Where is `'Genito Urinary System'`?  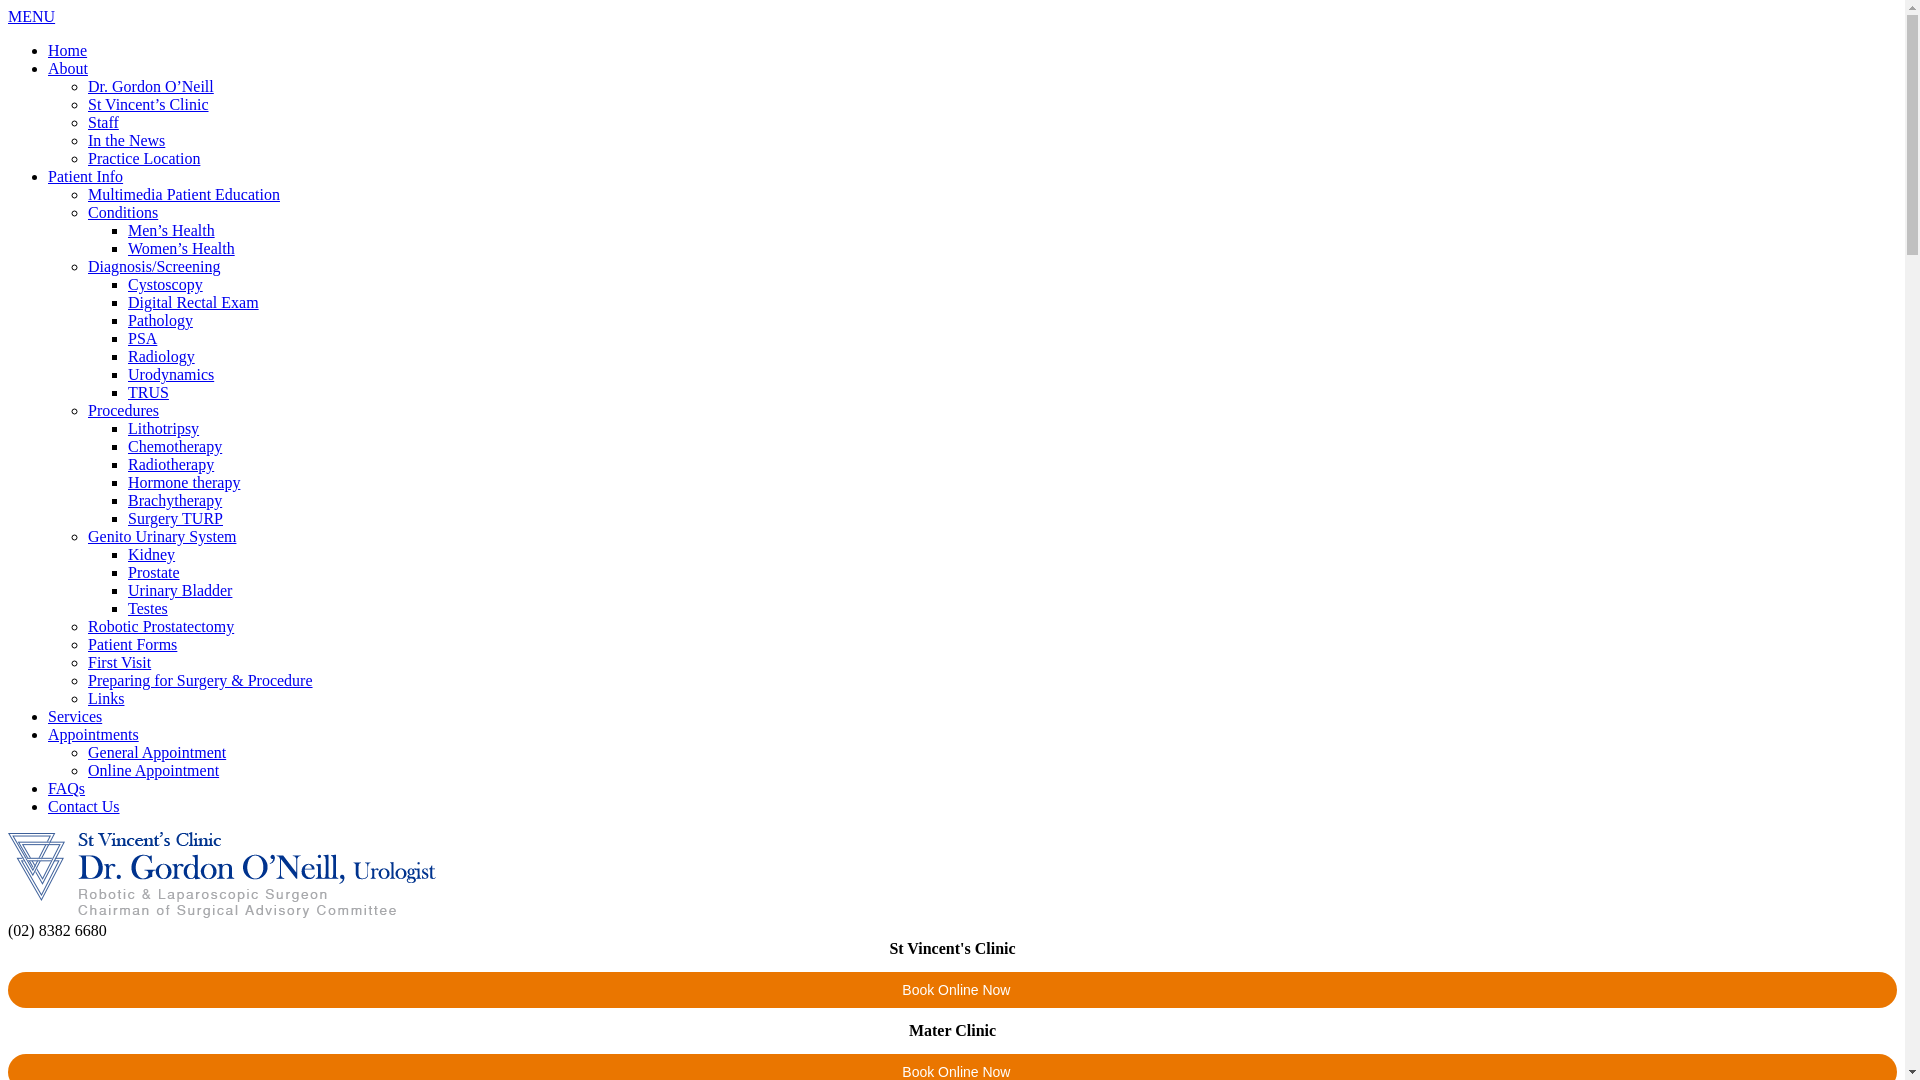
'Genito Urinary System' is located at coordinates (162, 535).